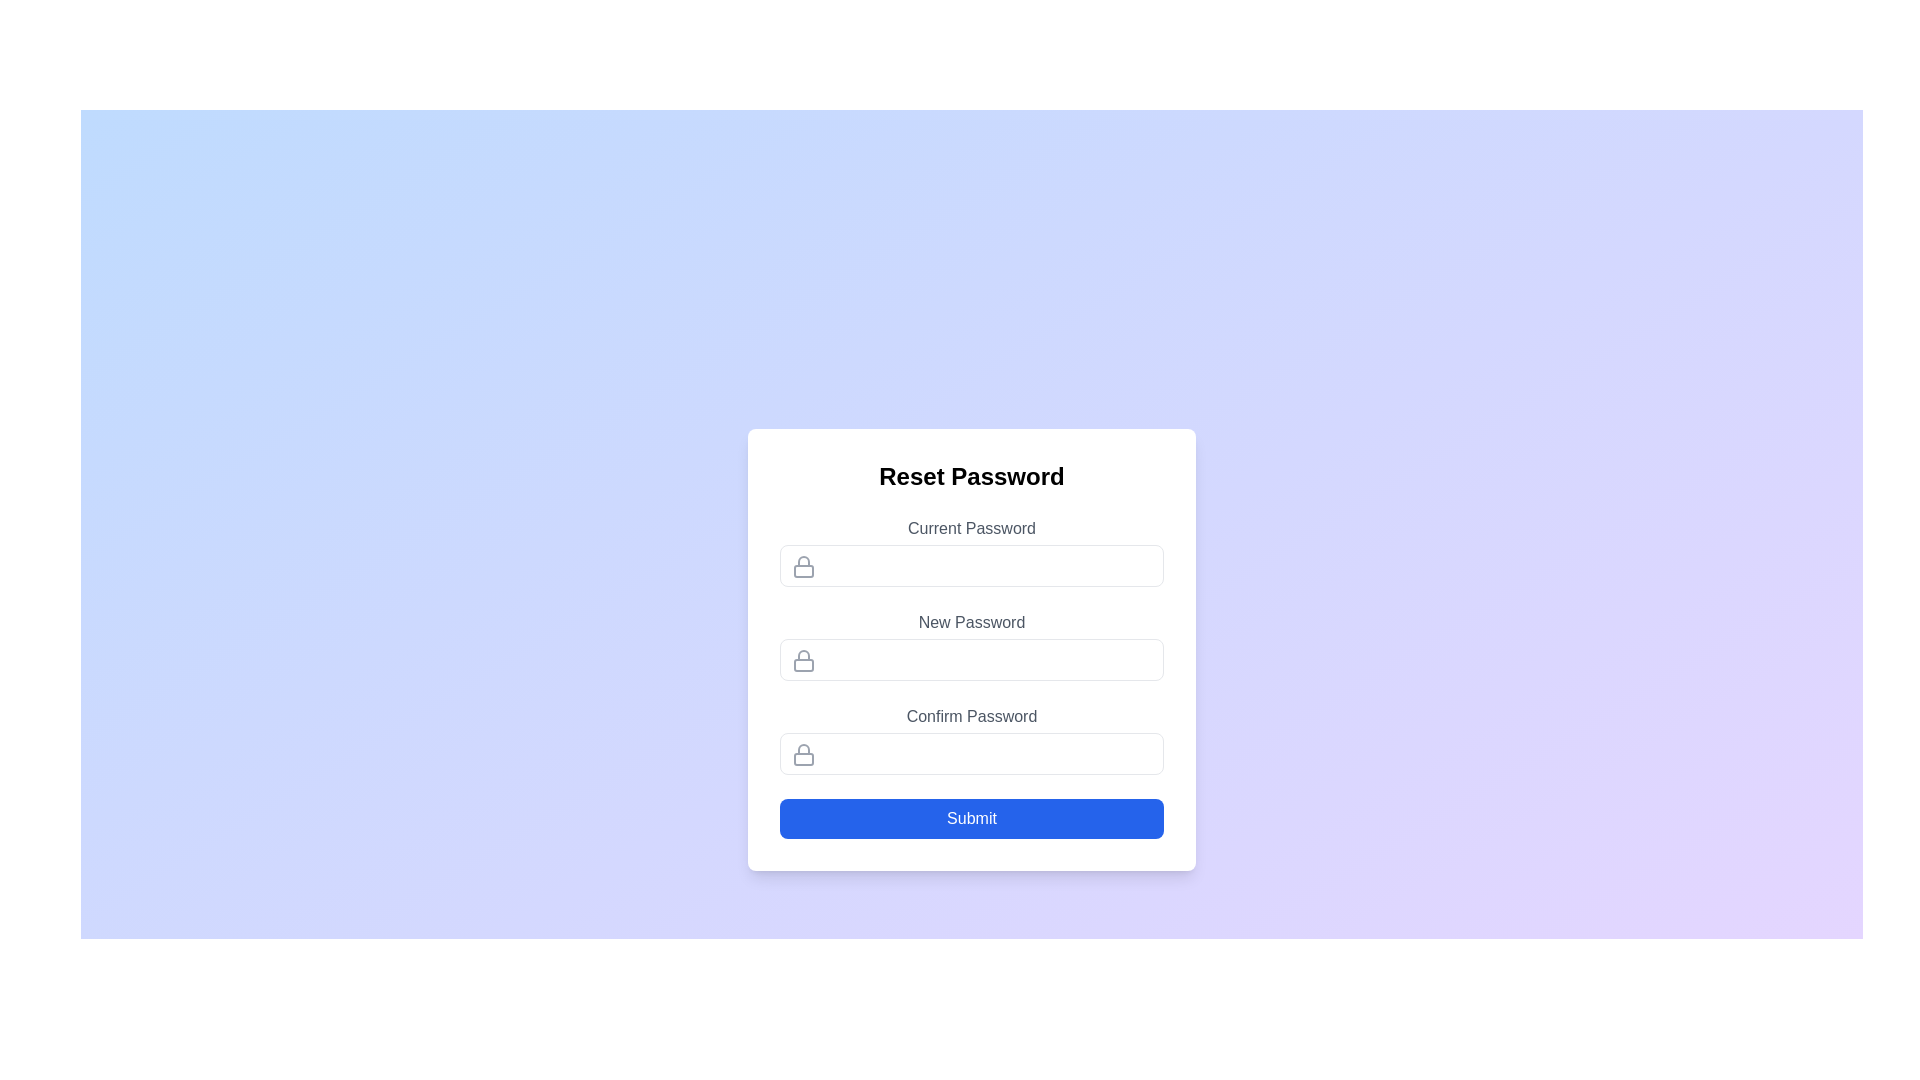 The image size is (1920, 1080). I want to click on the static text label displaying 'New Password', which is positioned centrally above the input field in the card layout, so click(971, 622).